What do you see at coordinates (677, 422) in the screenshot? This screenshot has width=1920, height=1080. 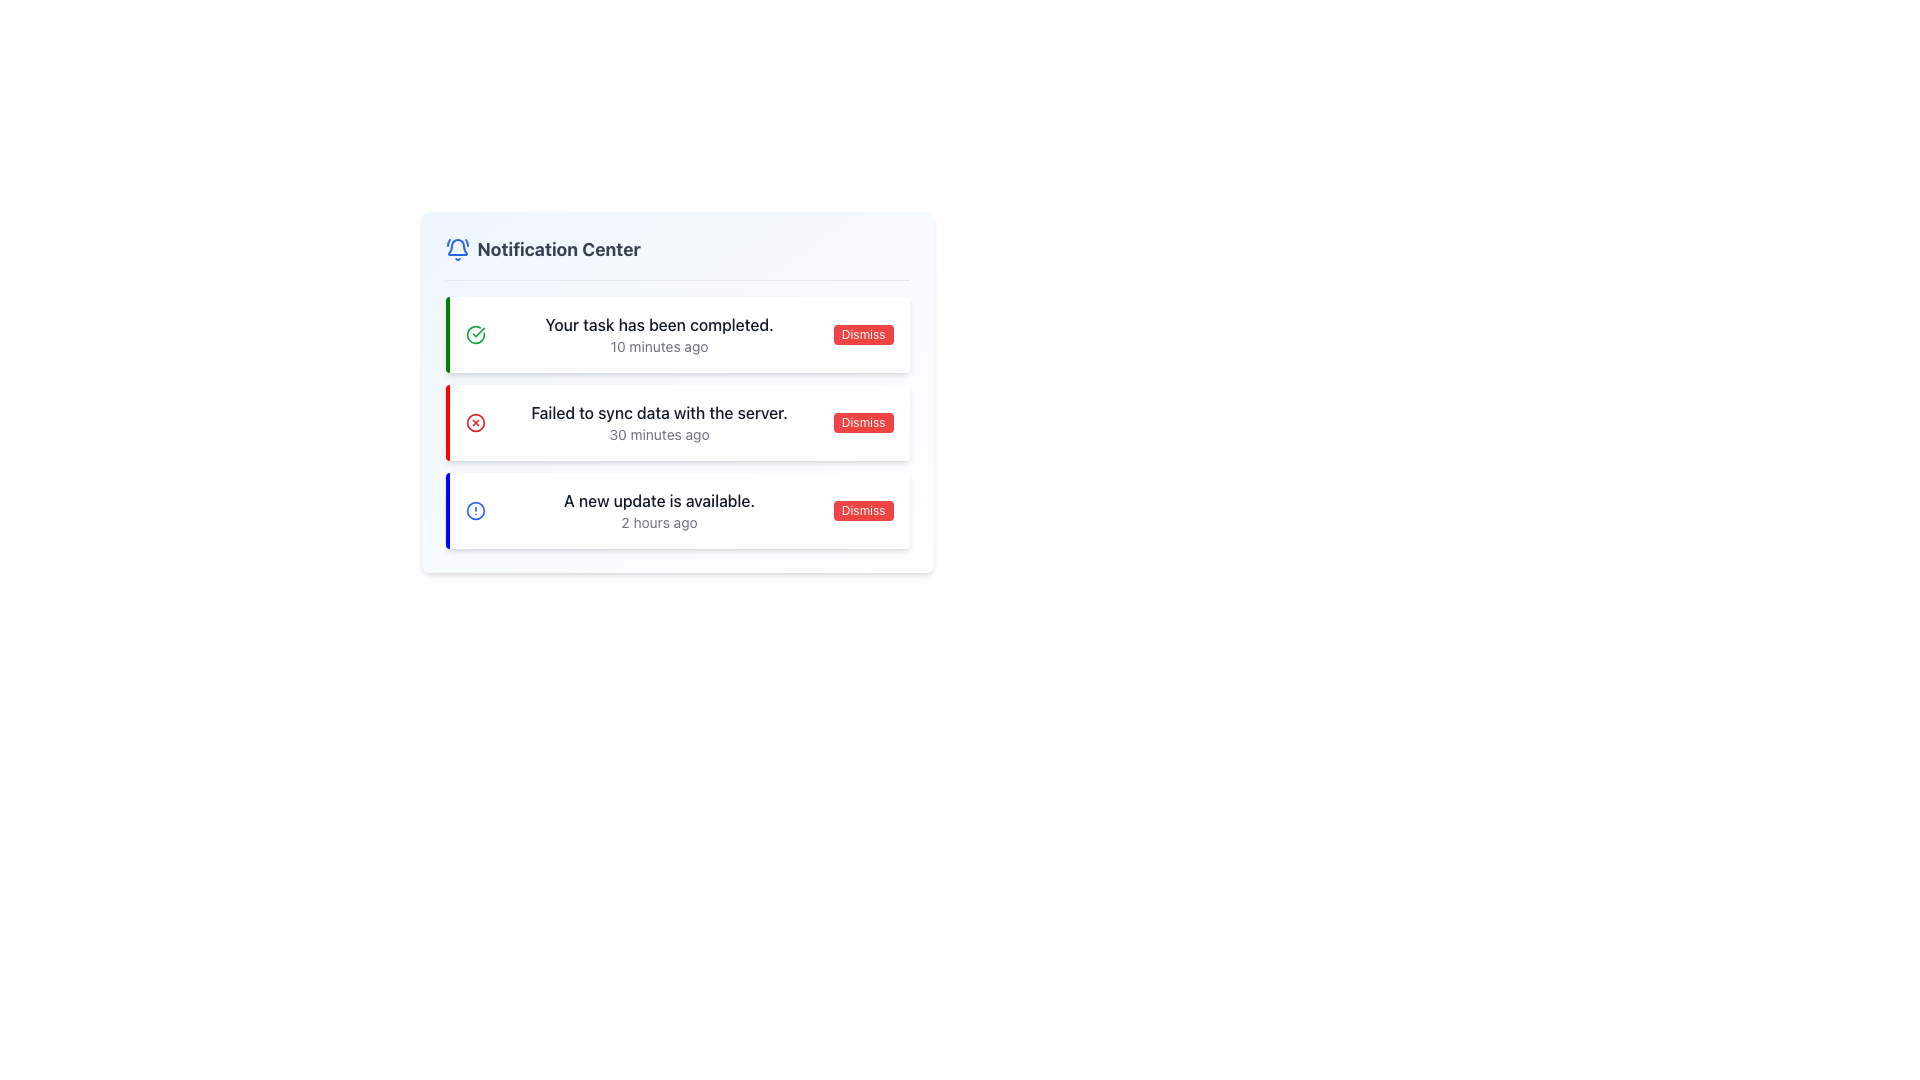 I see `notification message about the synchronization failure with the server, which is the second notification card in the list` at bounding box center [677, 422].